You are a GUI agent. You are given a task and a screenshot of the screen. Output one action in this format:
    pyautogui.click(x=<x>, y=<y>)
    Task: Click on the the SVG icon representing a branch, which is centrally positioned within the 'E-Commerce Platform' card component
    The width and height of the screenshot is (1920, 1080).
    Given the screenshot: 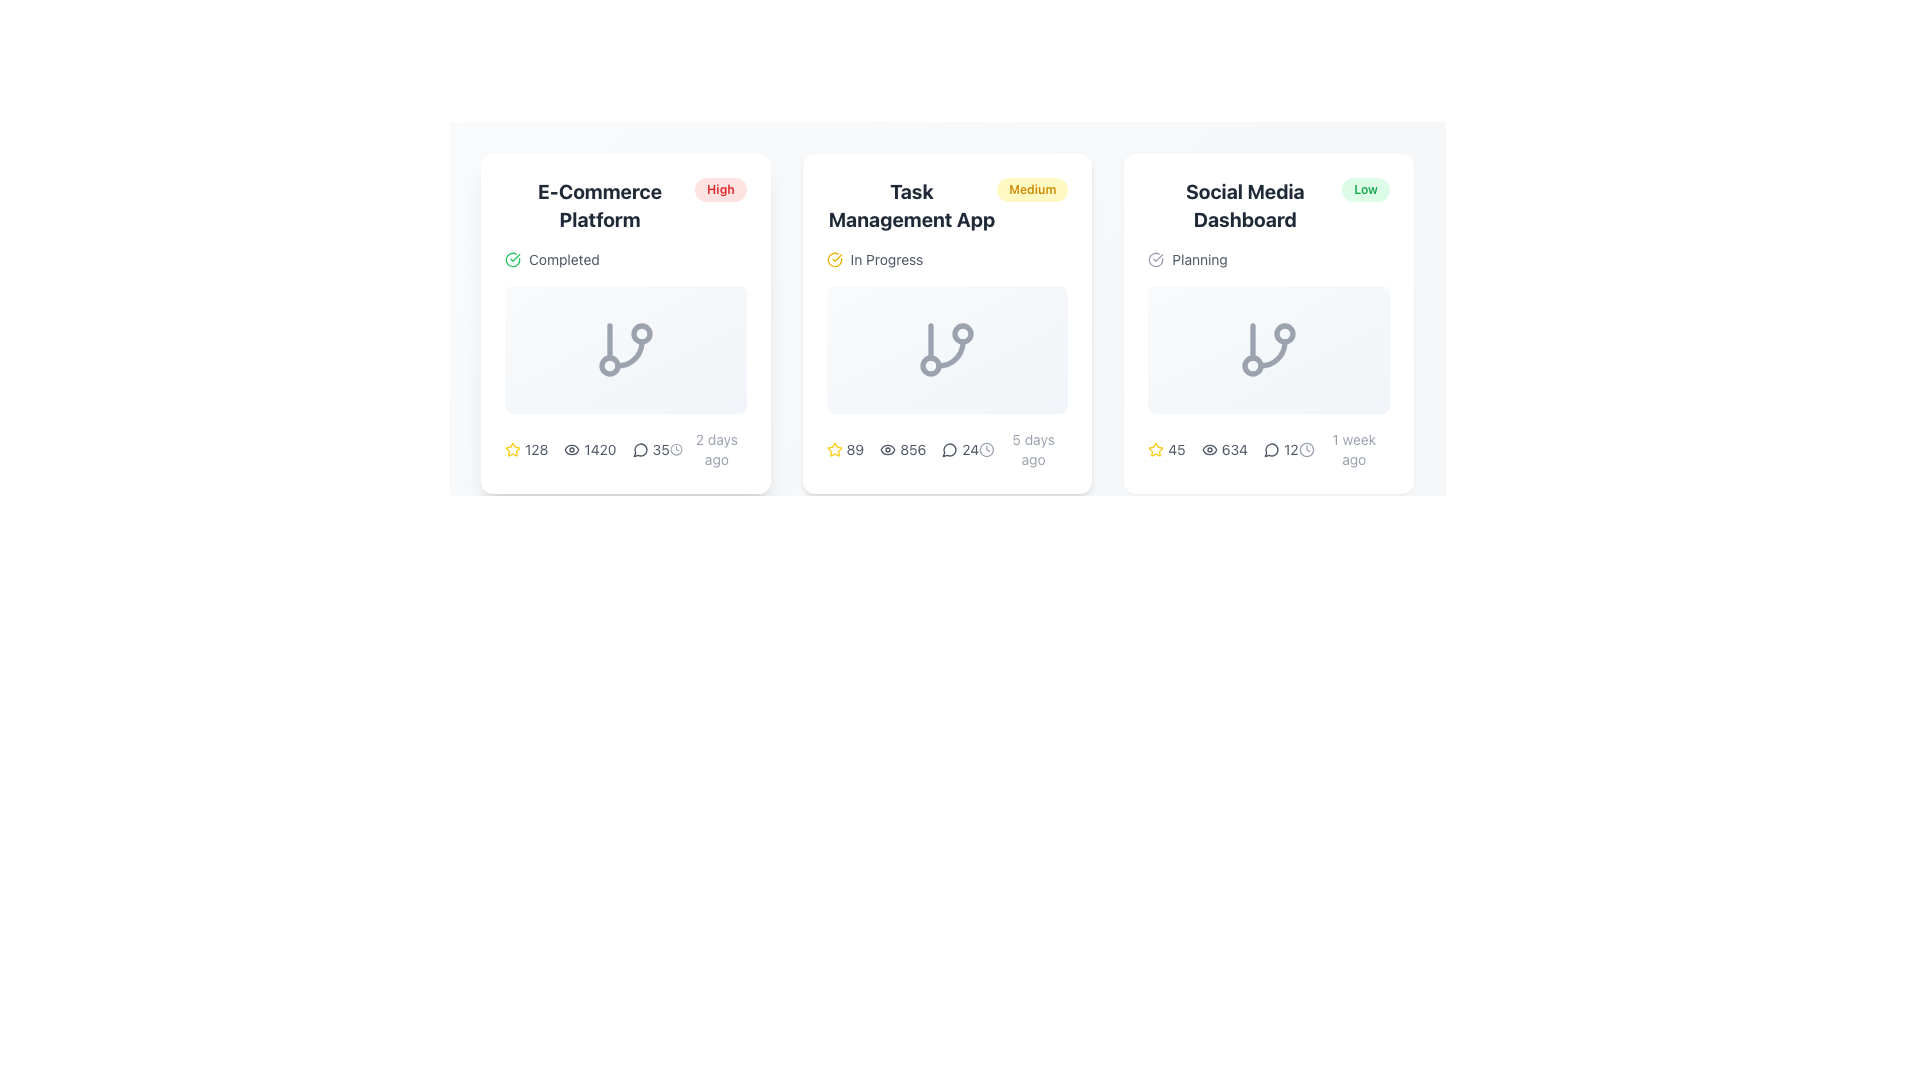 What is the action you would take?
    pyautogui.click(x=624, y=349)
    